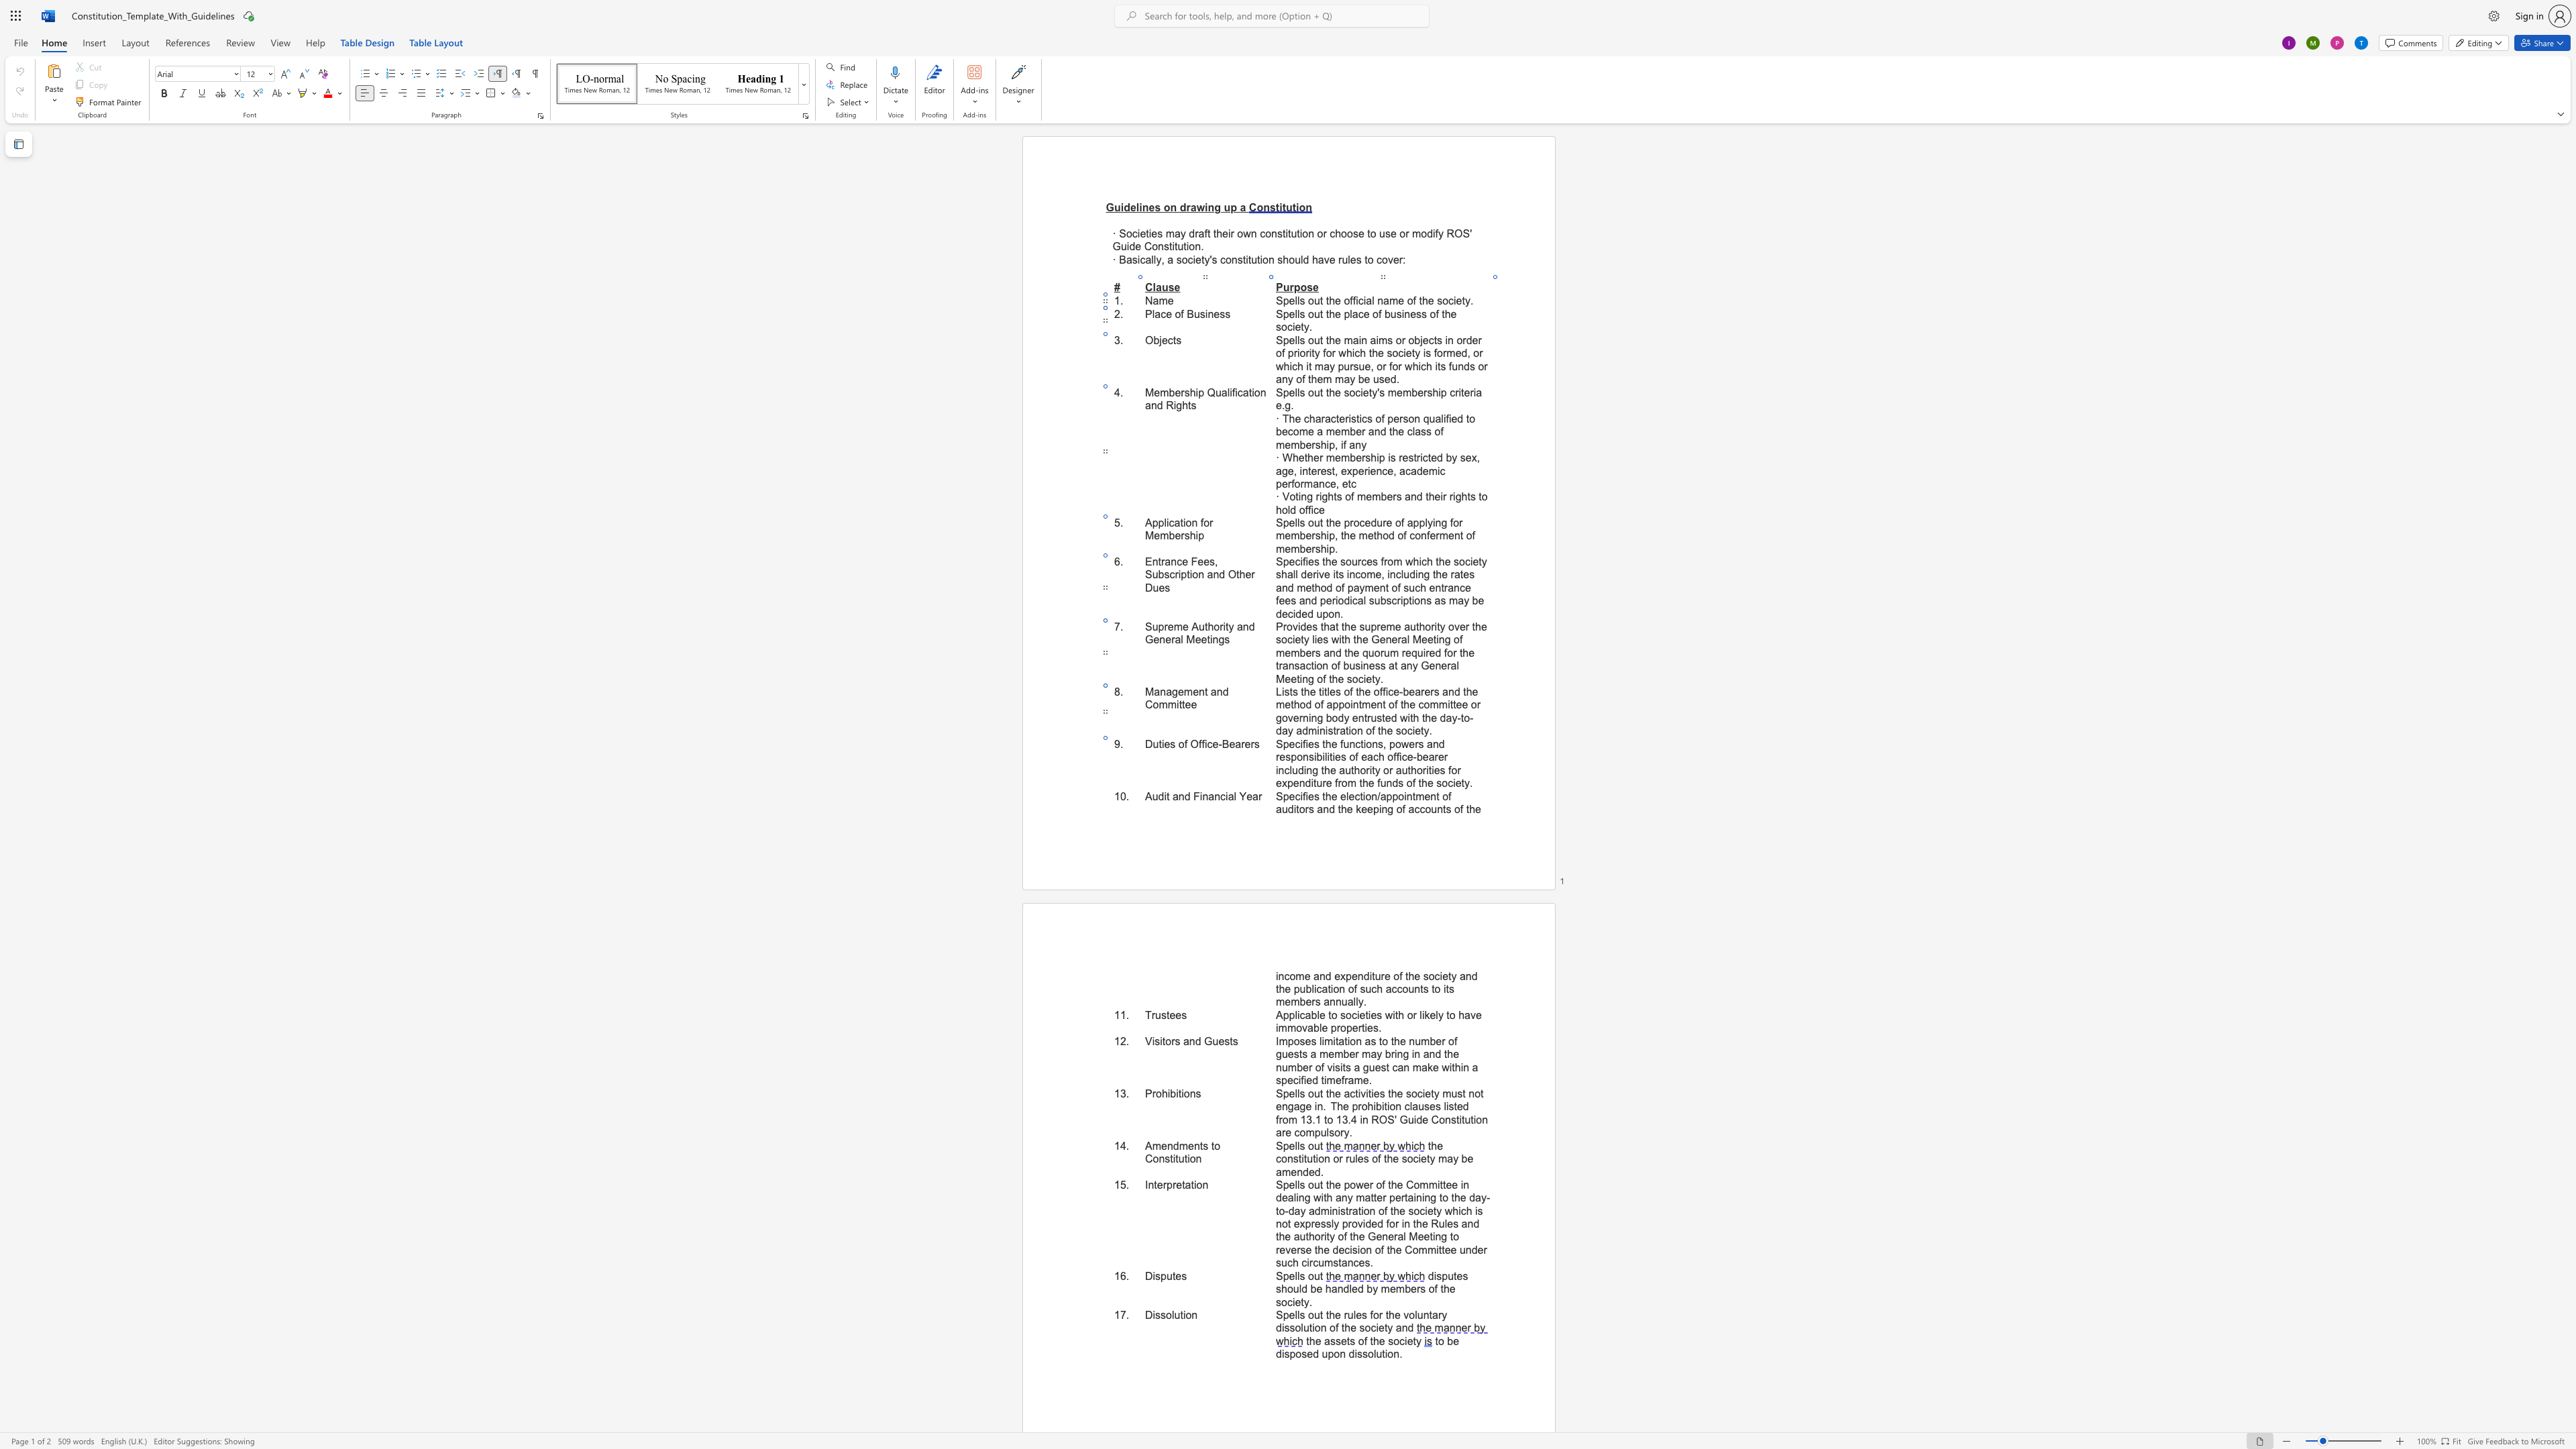  Describe the element at coordinates (1179, 704) in the screenshot. I see `the 2th character "t" in the text` at that location.